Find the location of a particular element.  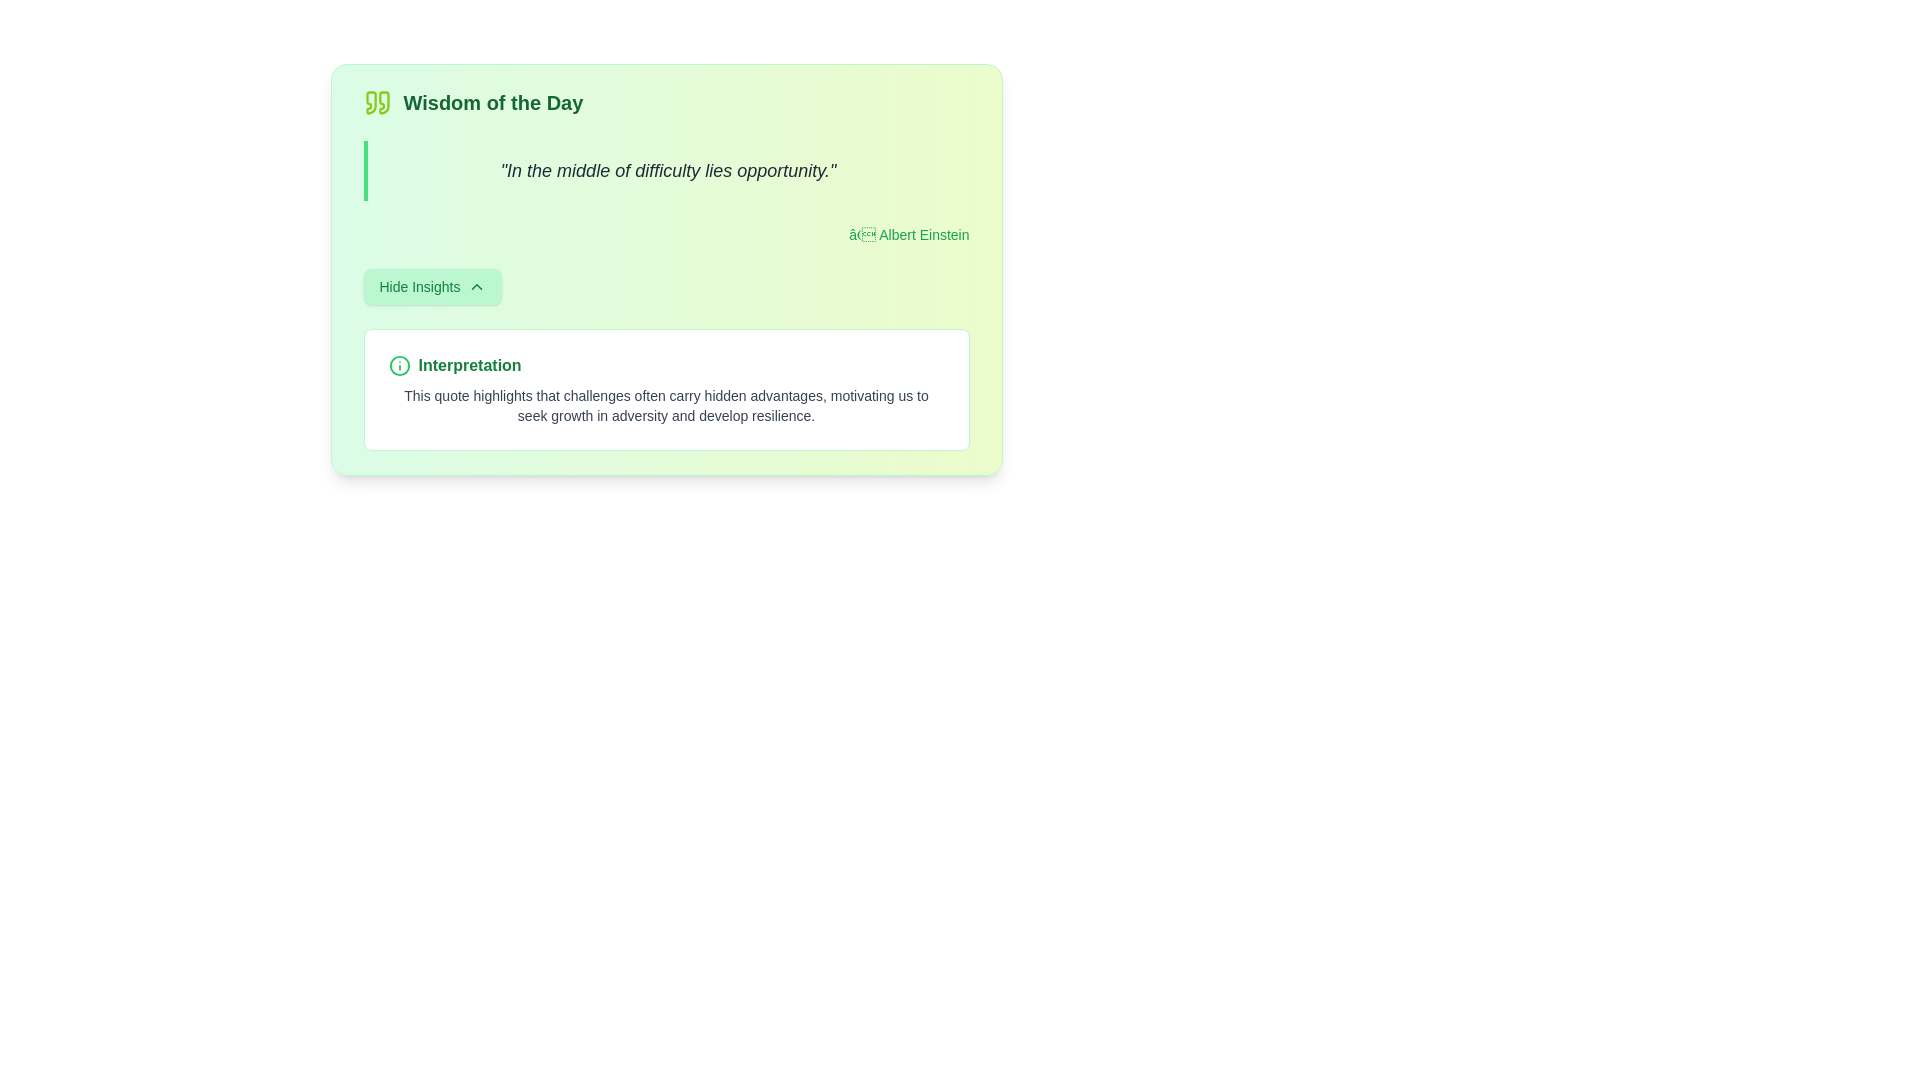

the chevron-up icon styled with a thin green stroke, located to the right of the 'Hide Insights' text within the green button is located at coordinates (476, 286).